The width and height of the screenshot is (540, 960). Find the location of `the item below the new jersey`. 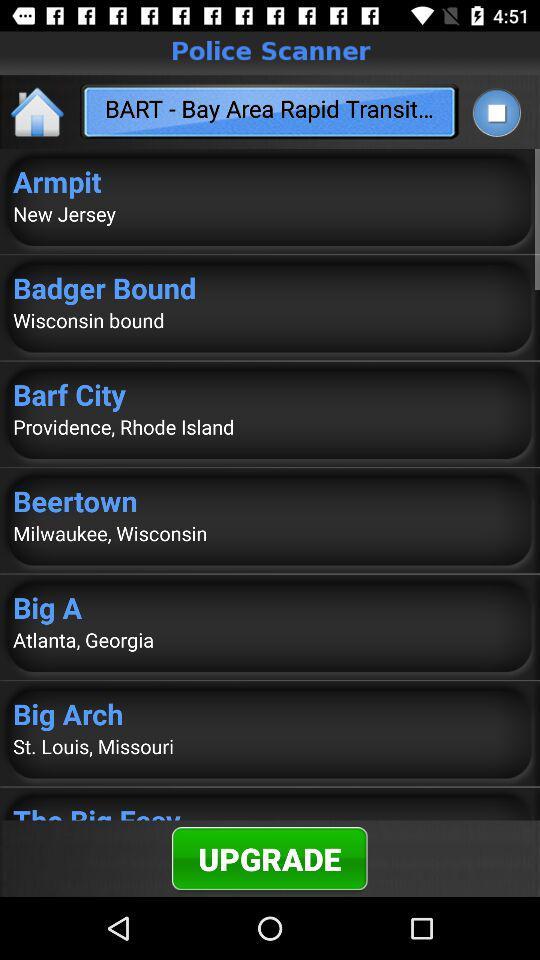

the item below the new jersey is located at coordinates (270, 286).